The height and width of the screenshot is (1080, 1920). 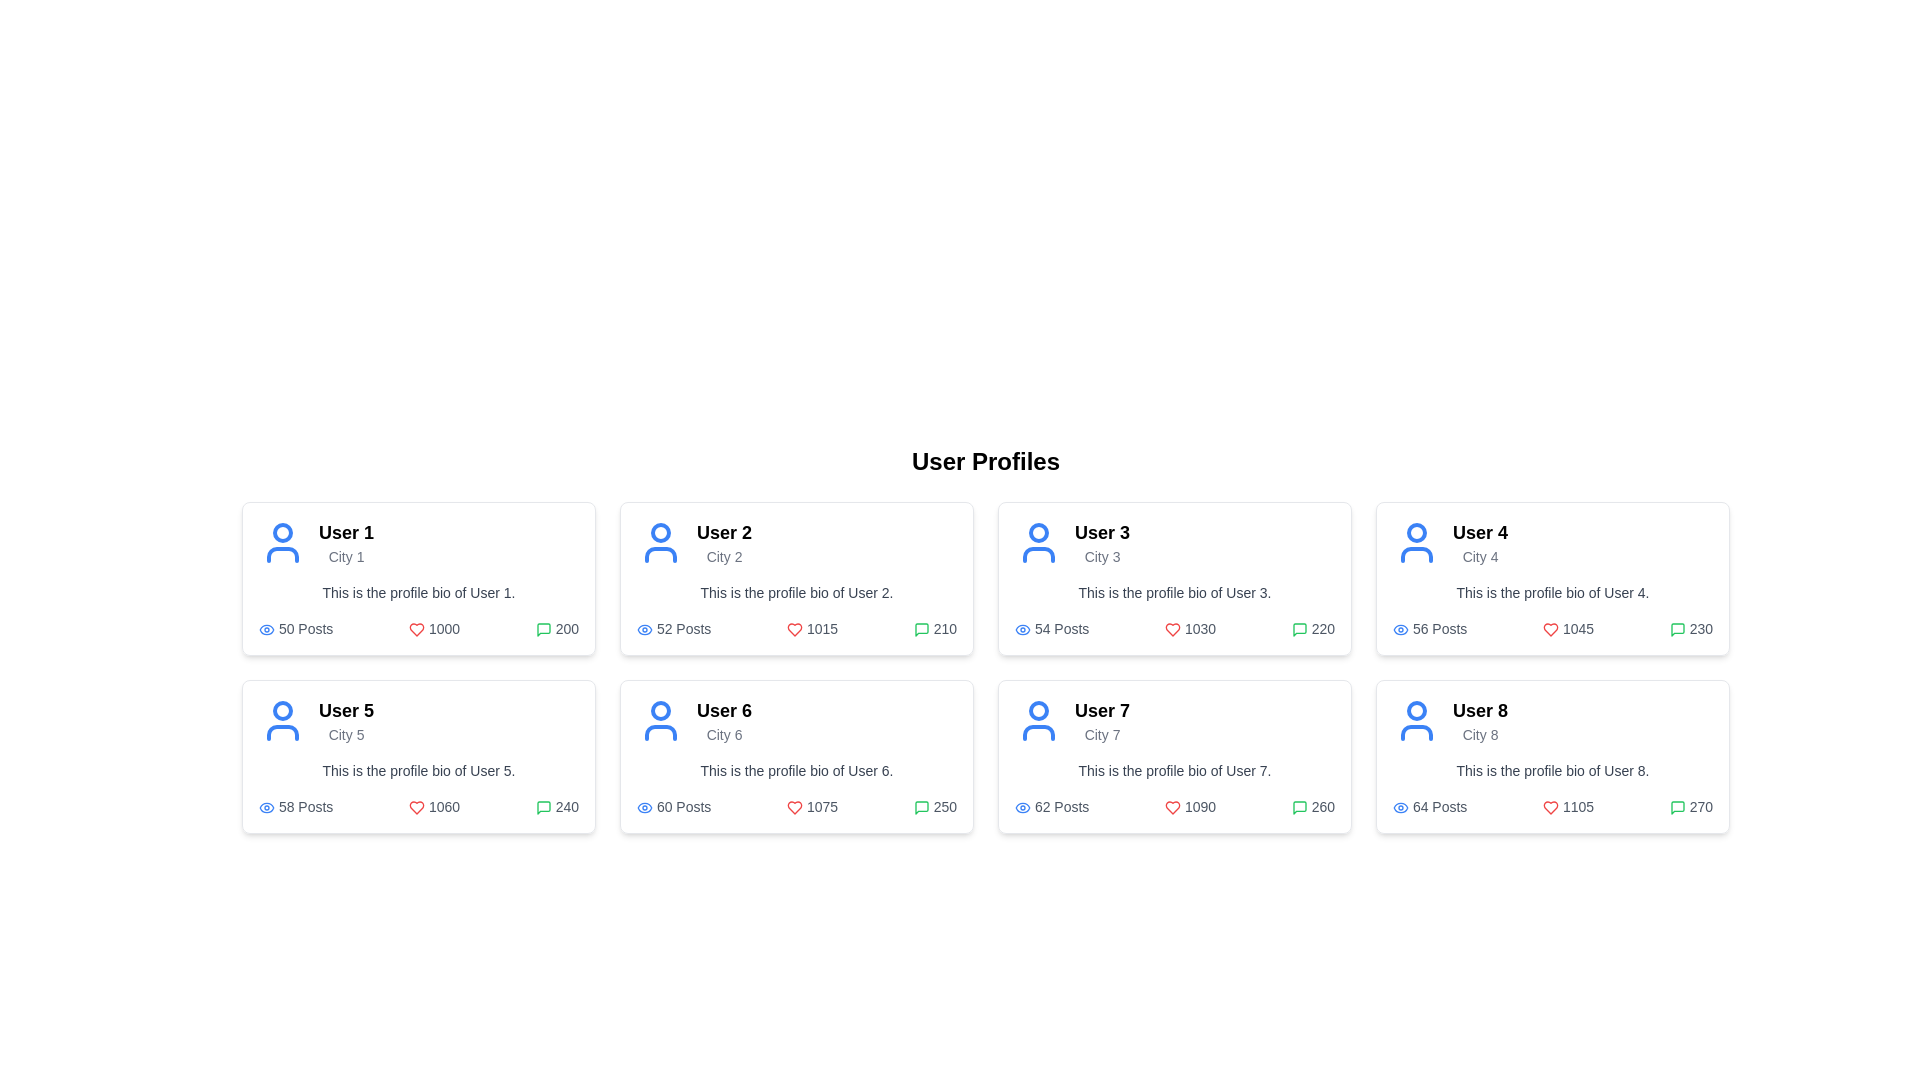 What do you see at coordinates (1173, 630) in the screenshot?
I see `the heart icon that represents the 'like' count for 'User 3', located next to the number '1030' in the user profile card` at bounding box center [1173, 630].